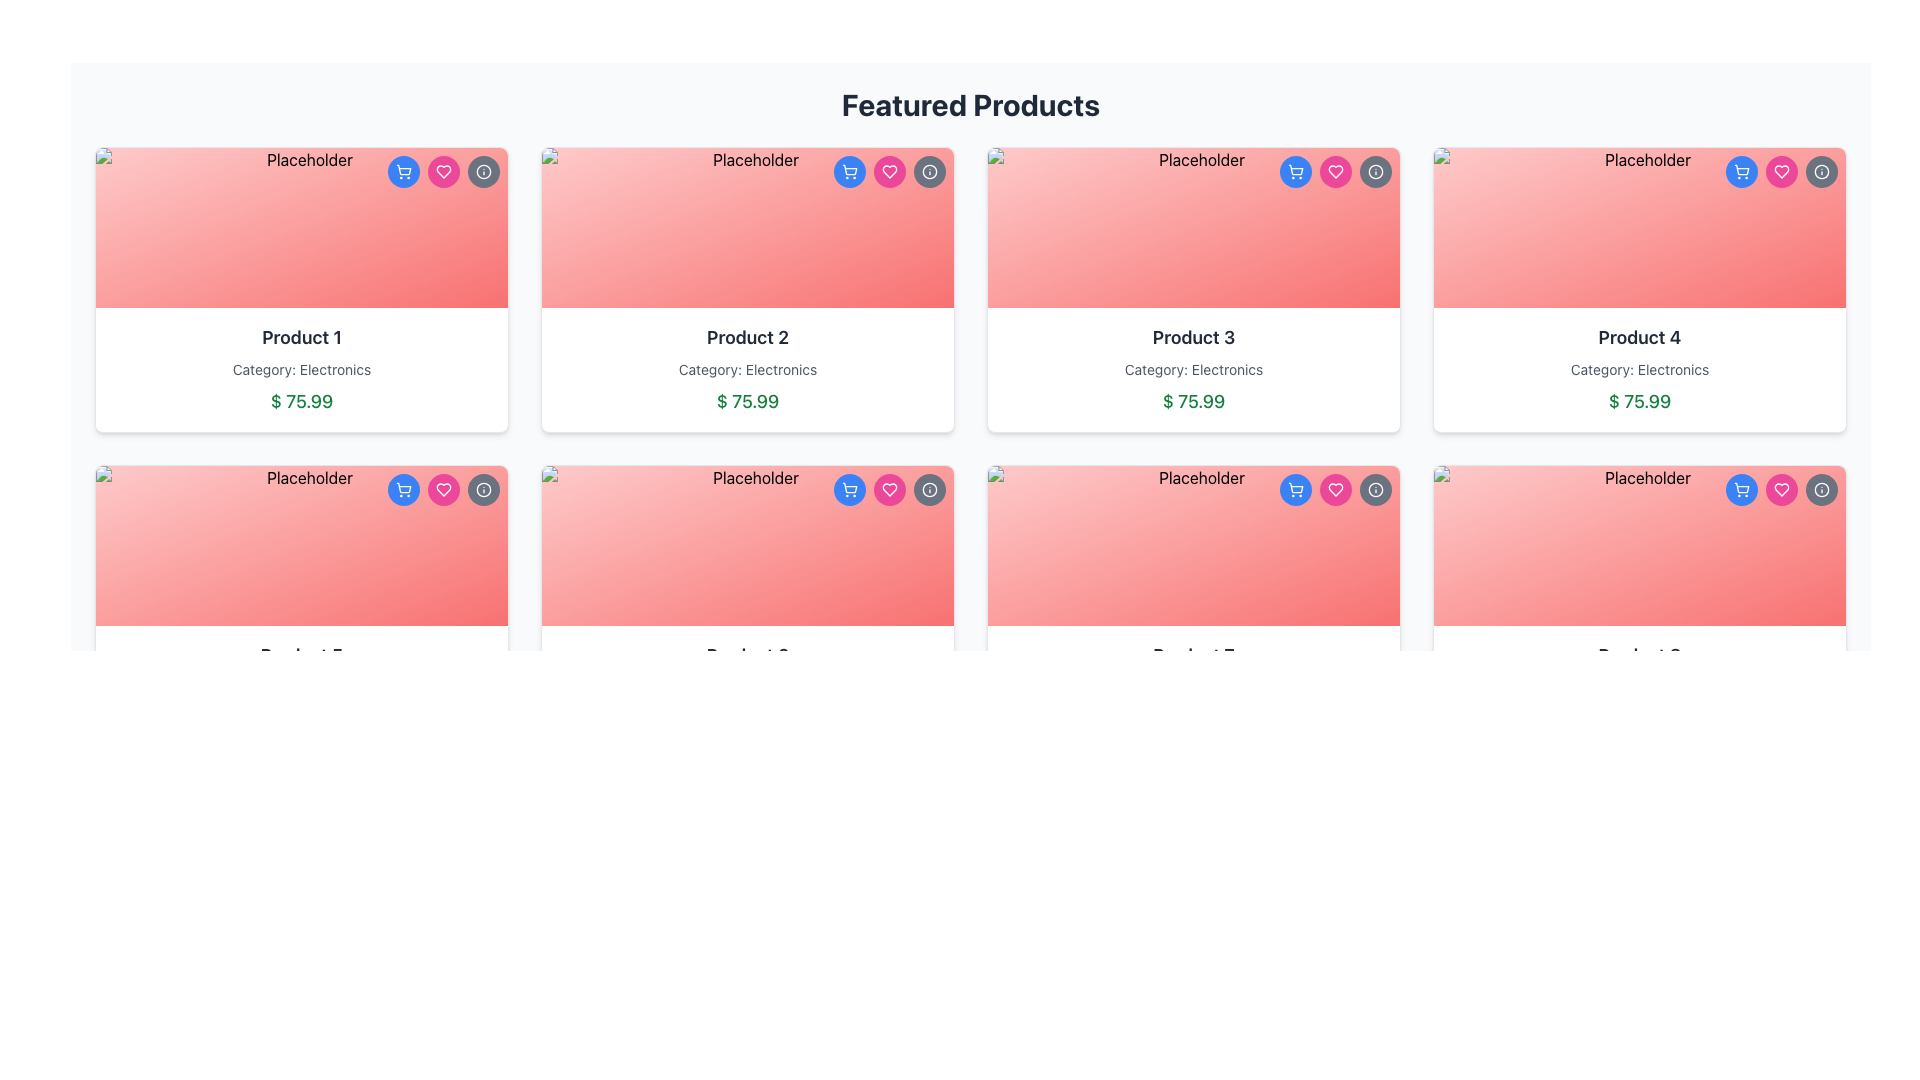 This screenshot has height=1080, width=1920. I want to click on the circular button with a pink background and white heart icon located in the top-right corner of the card displaying 'Product 4', so click(1781, 171).